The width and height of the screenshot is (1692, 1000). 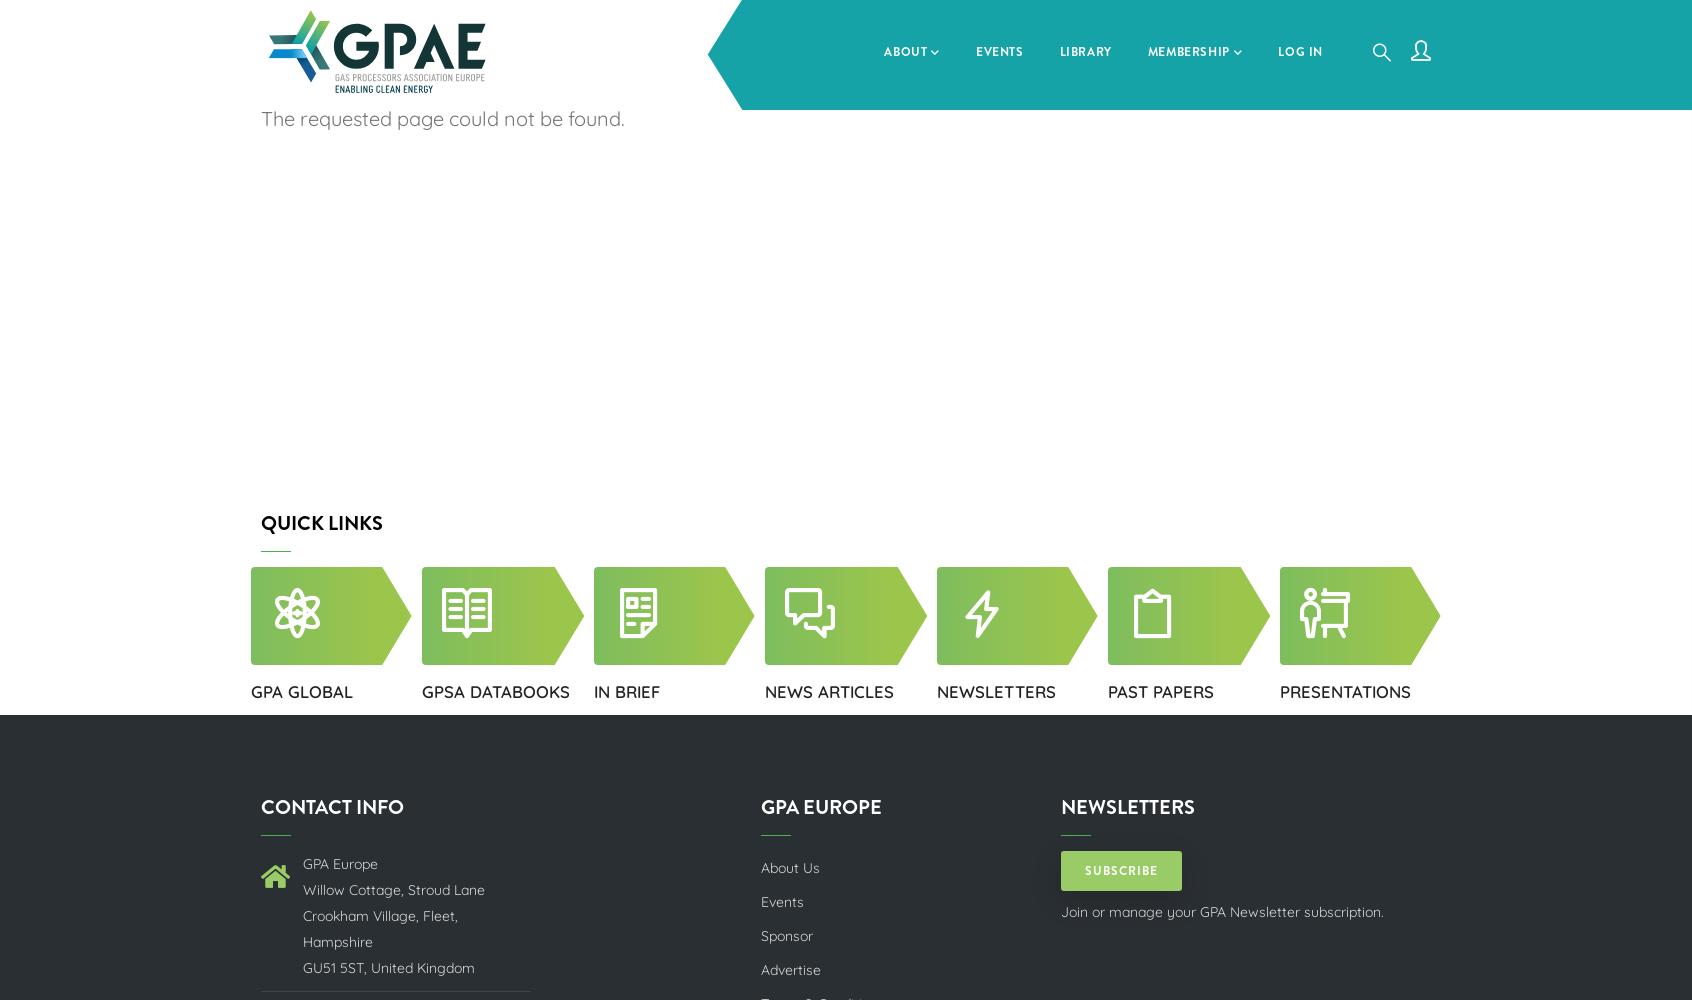 I want to click on 'The requested page could not be found.', so click(x=441, y=117).